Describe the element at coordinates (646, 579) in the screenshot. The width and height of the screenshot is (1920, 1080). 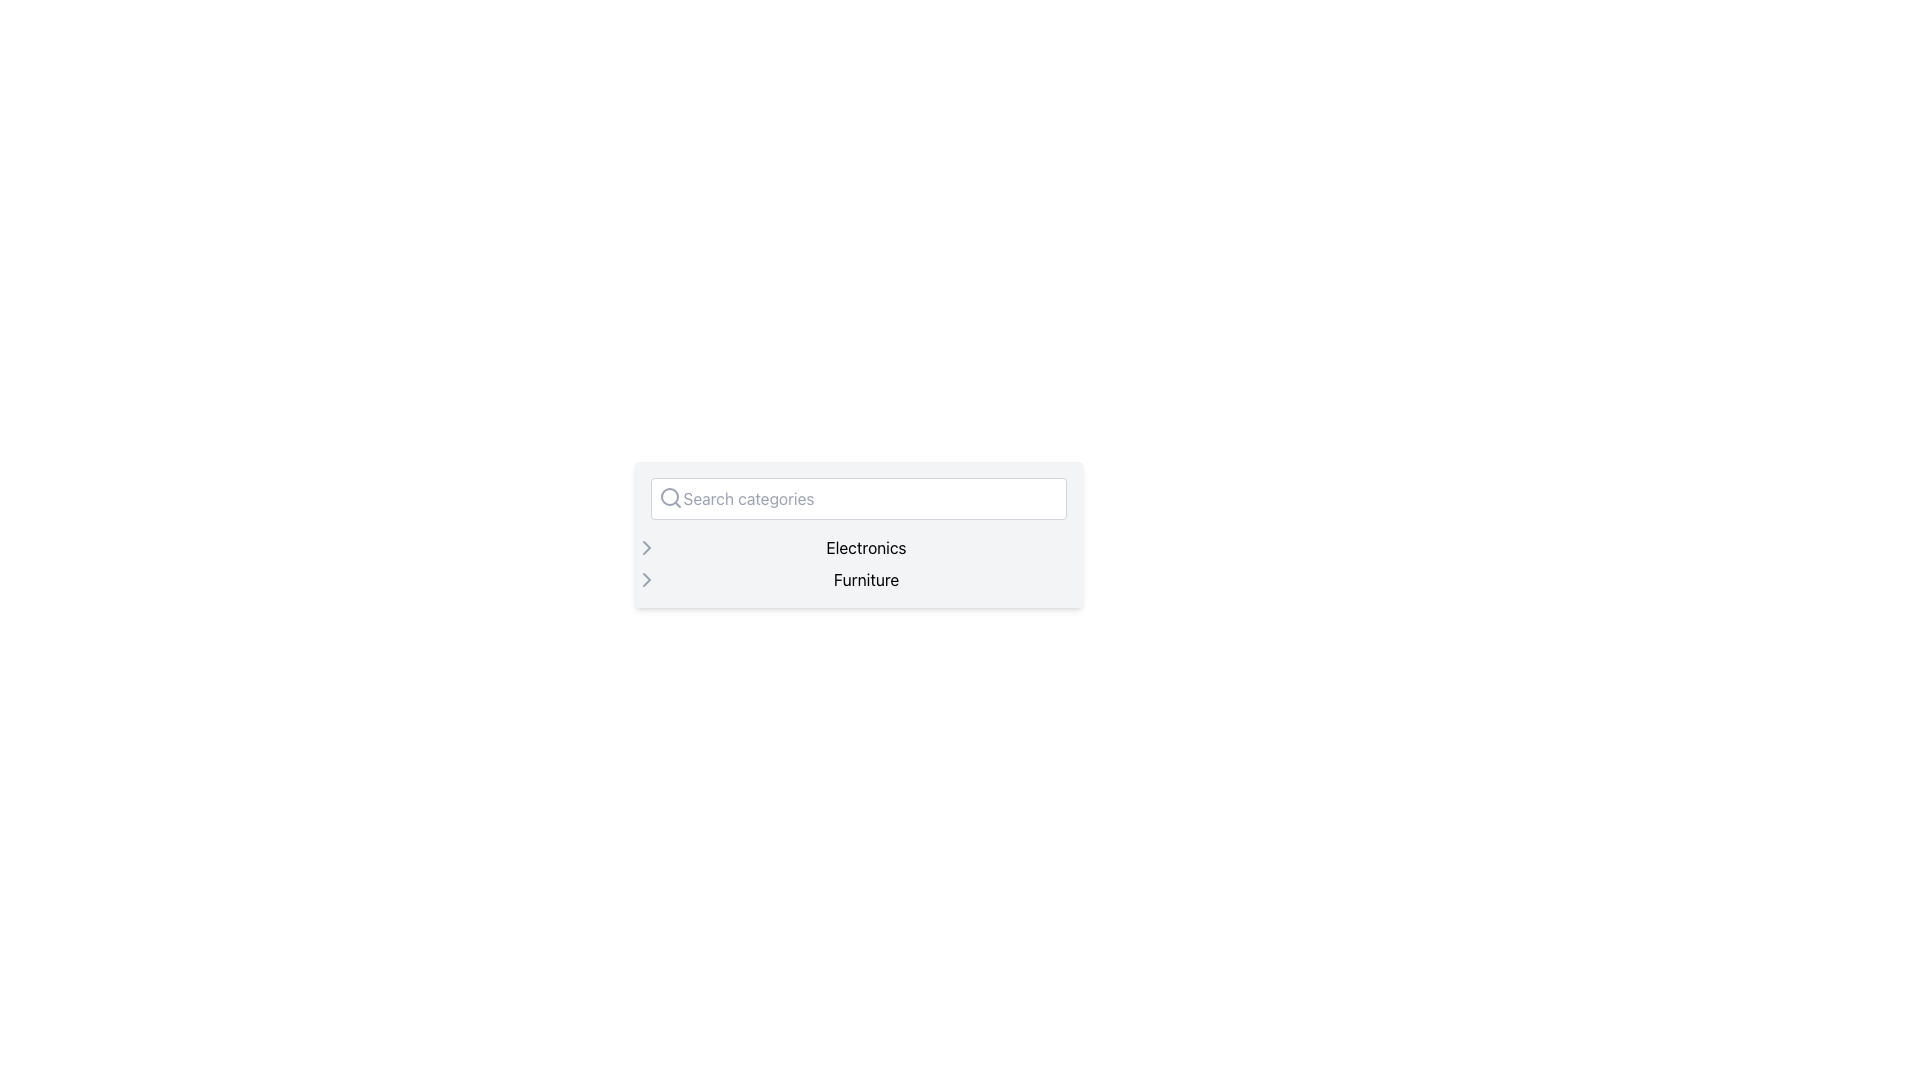
I see `the right-pointing chevron-shaped Navigation Icon (Chevron) adjacent to the 'Electronics' text` at that location.